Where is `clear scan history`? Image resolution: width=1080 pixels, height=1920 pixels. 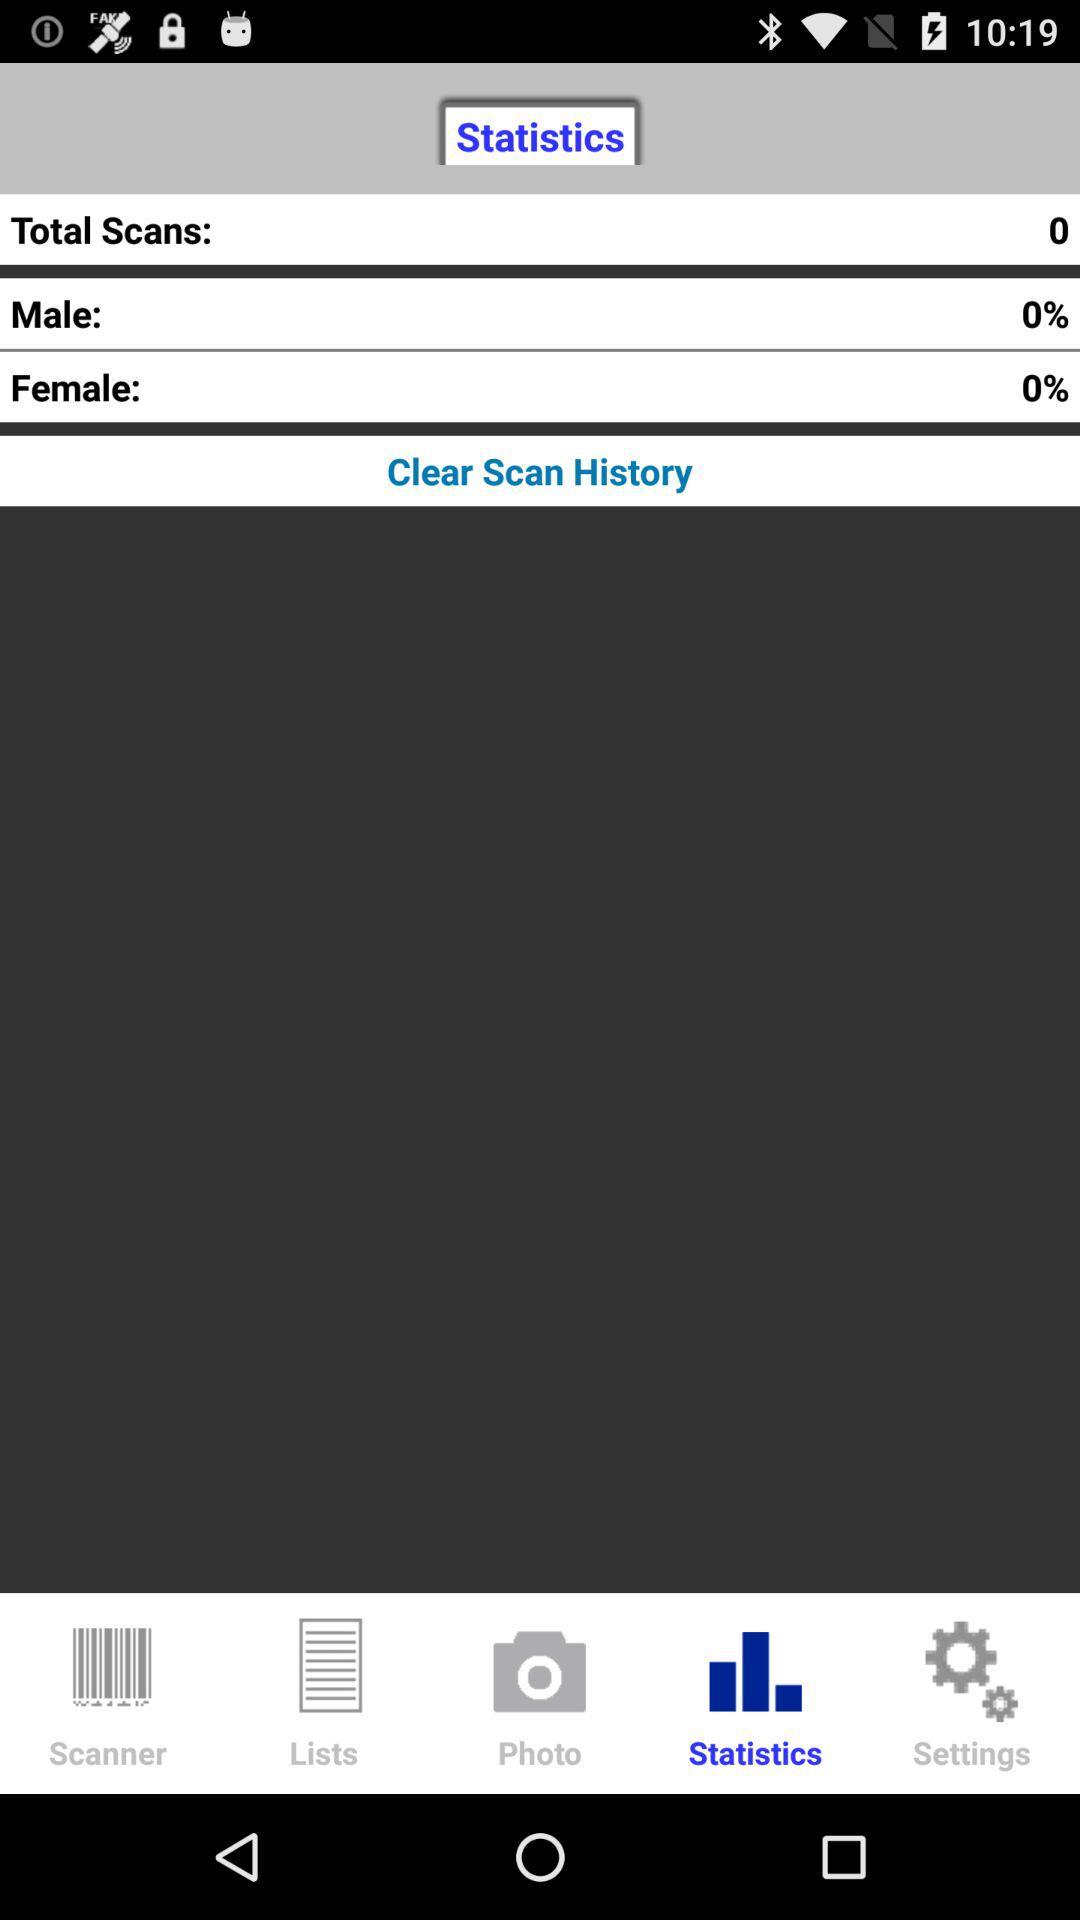
clear scan history is located at coordinates (540, 469).